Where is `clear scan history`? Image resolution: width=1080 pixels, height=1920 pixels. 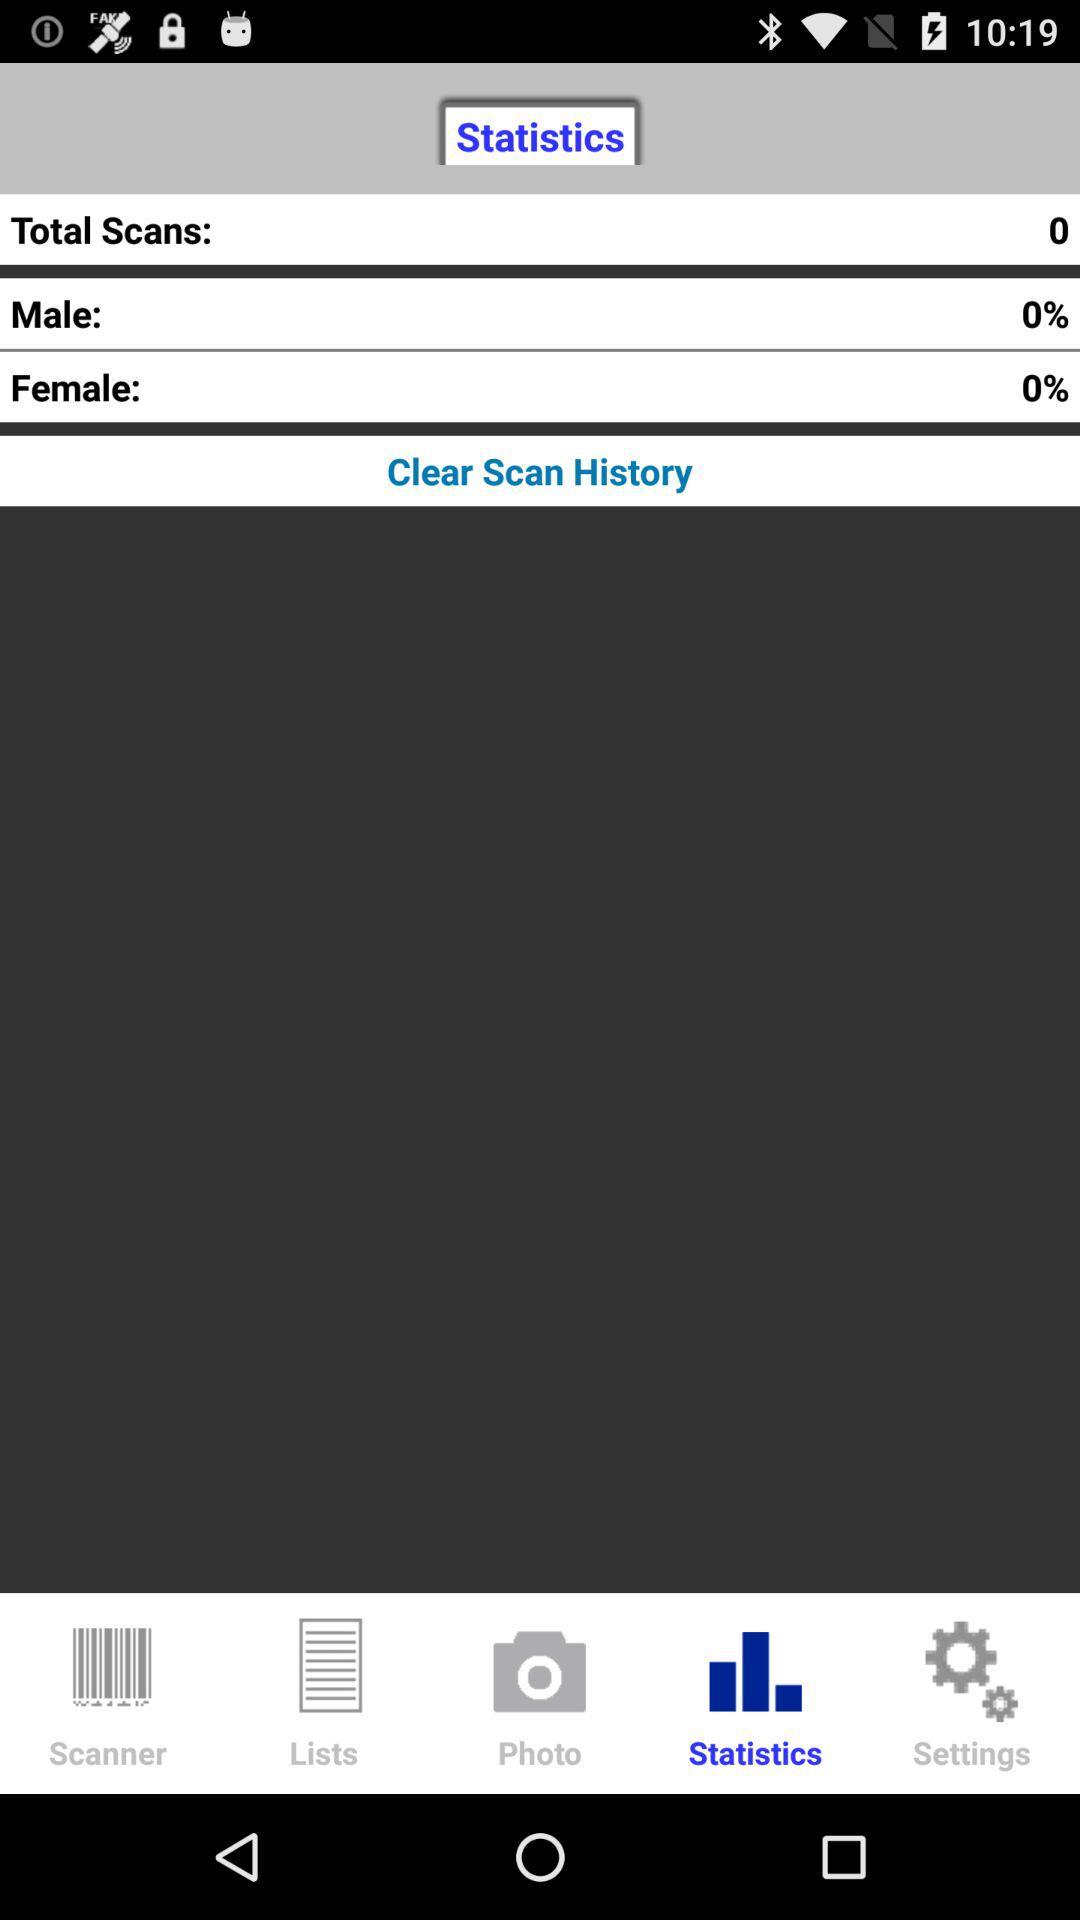
clear scan history is located at coordinates (540, 469).